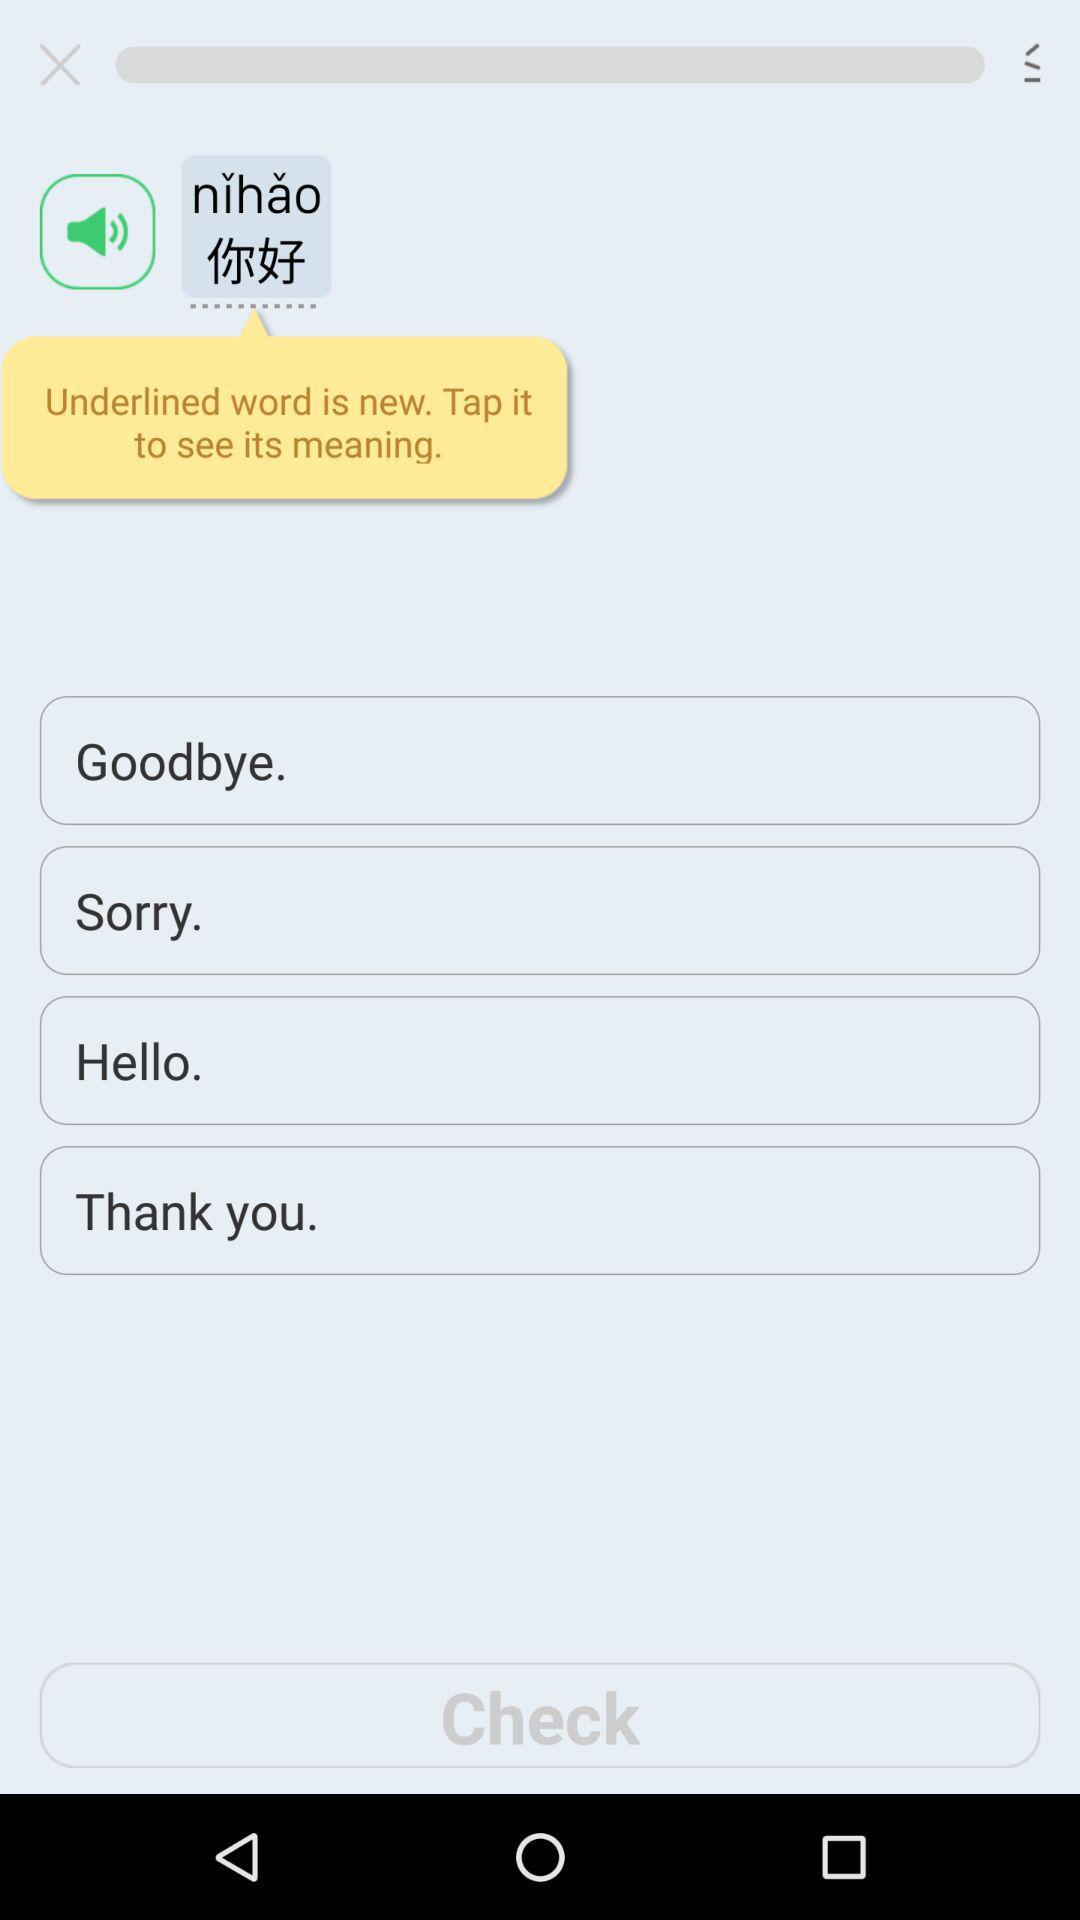  Describe the element at coordinates (540, 894) in the screenshot. I see `say hello in chinese` at that location.